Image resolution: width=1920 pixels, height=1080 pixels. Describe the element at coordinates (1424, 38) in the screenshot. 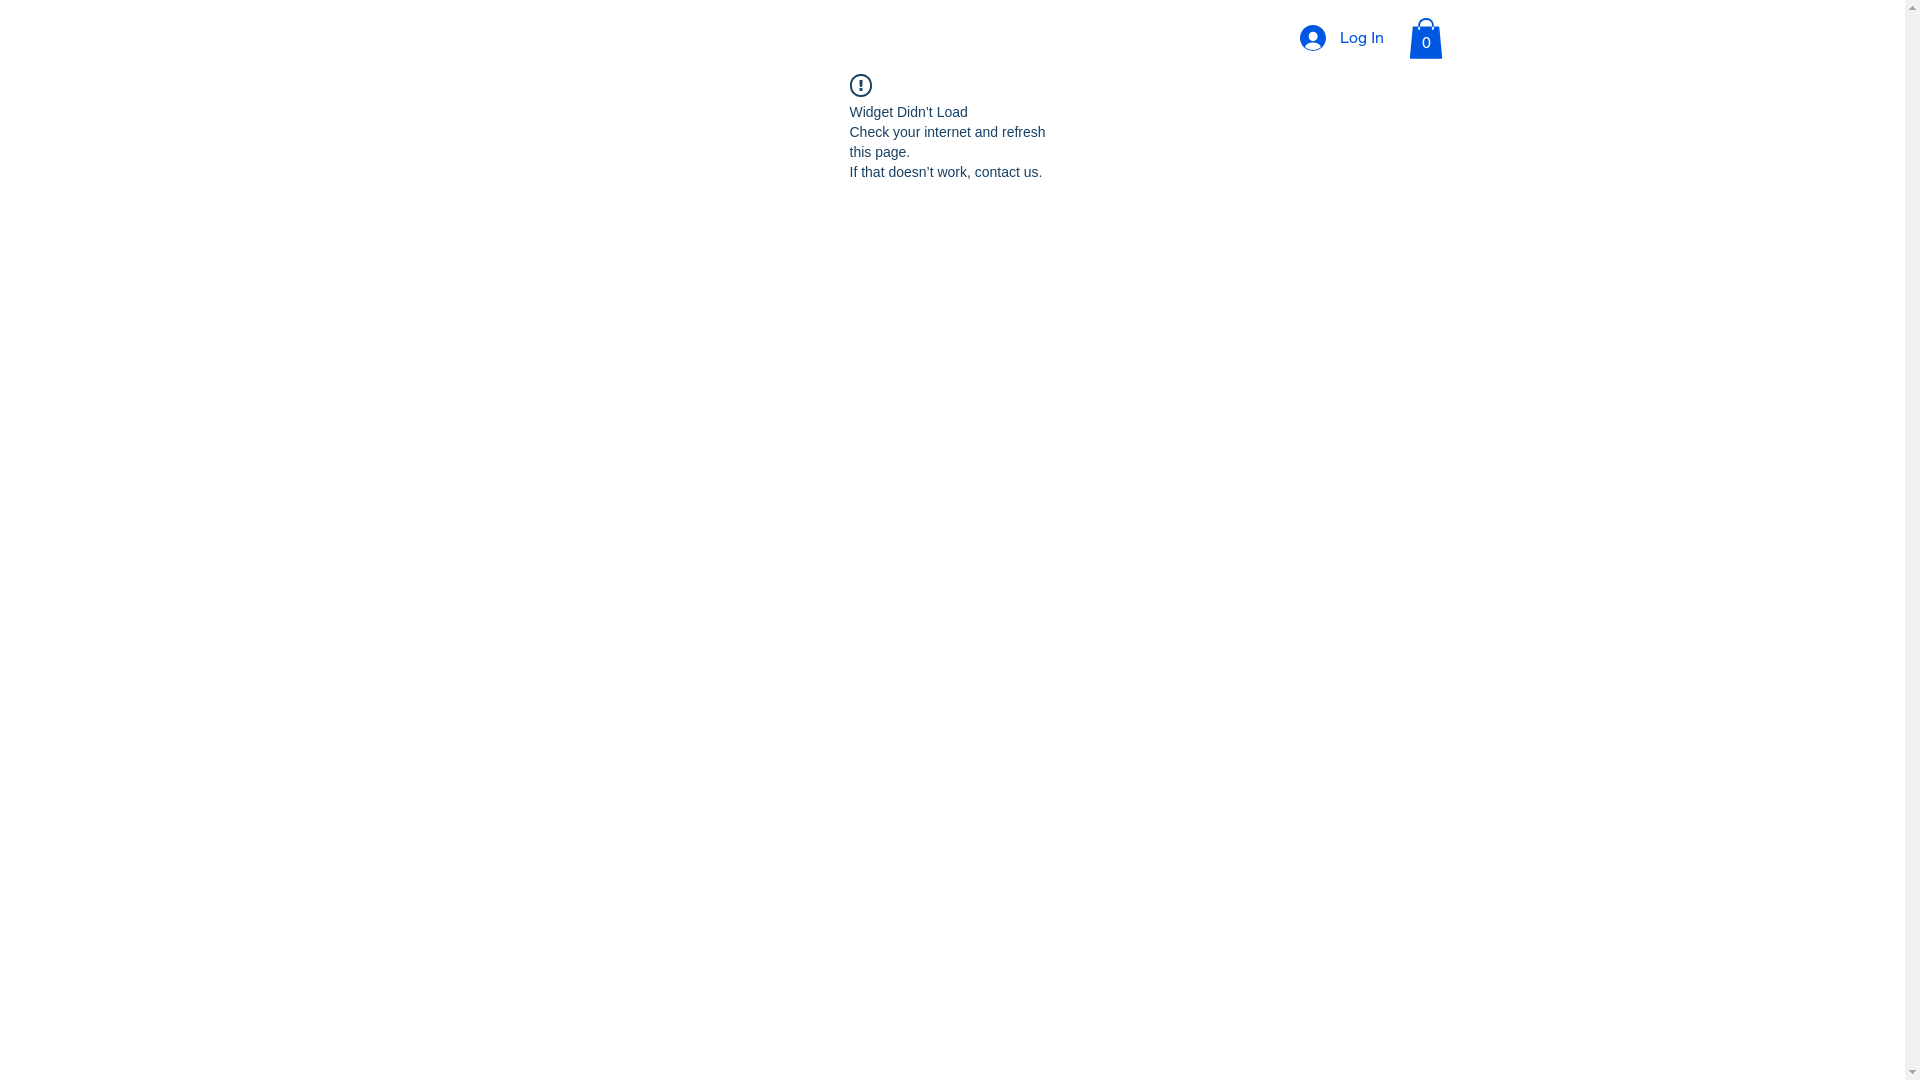

I see `'0'` at that location.